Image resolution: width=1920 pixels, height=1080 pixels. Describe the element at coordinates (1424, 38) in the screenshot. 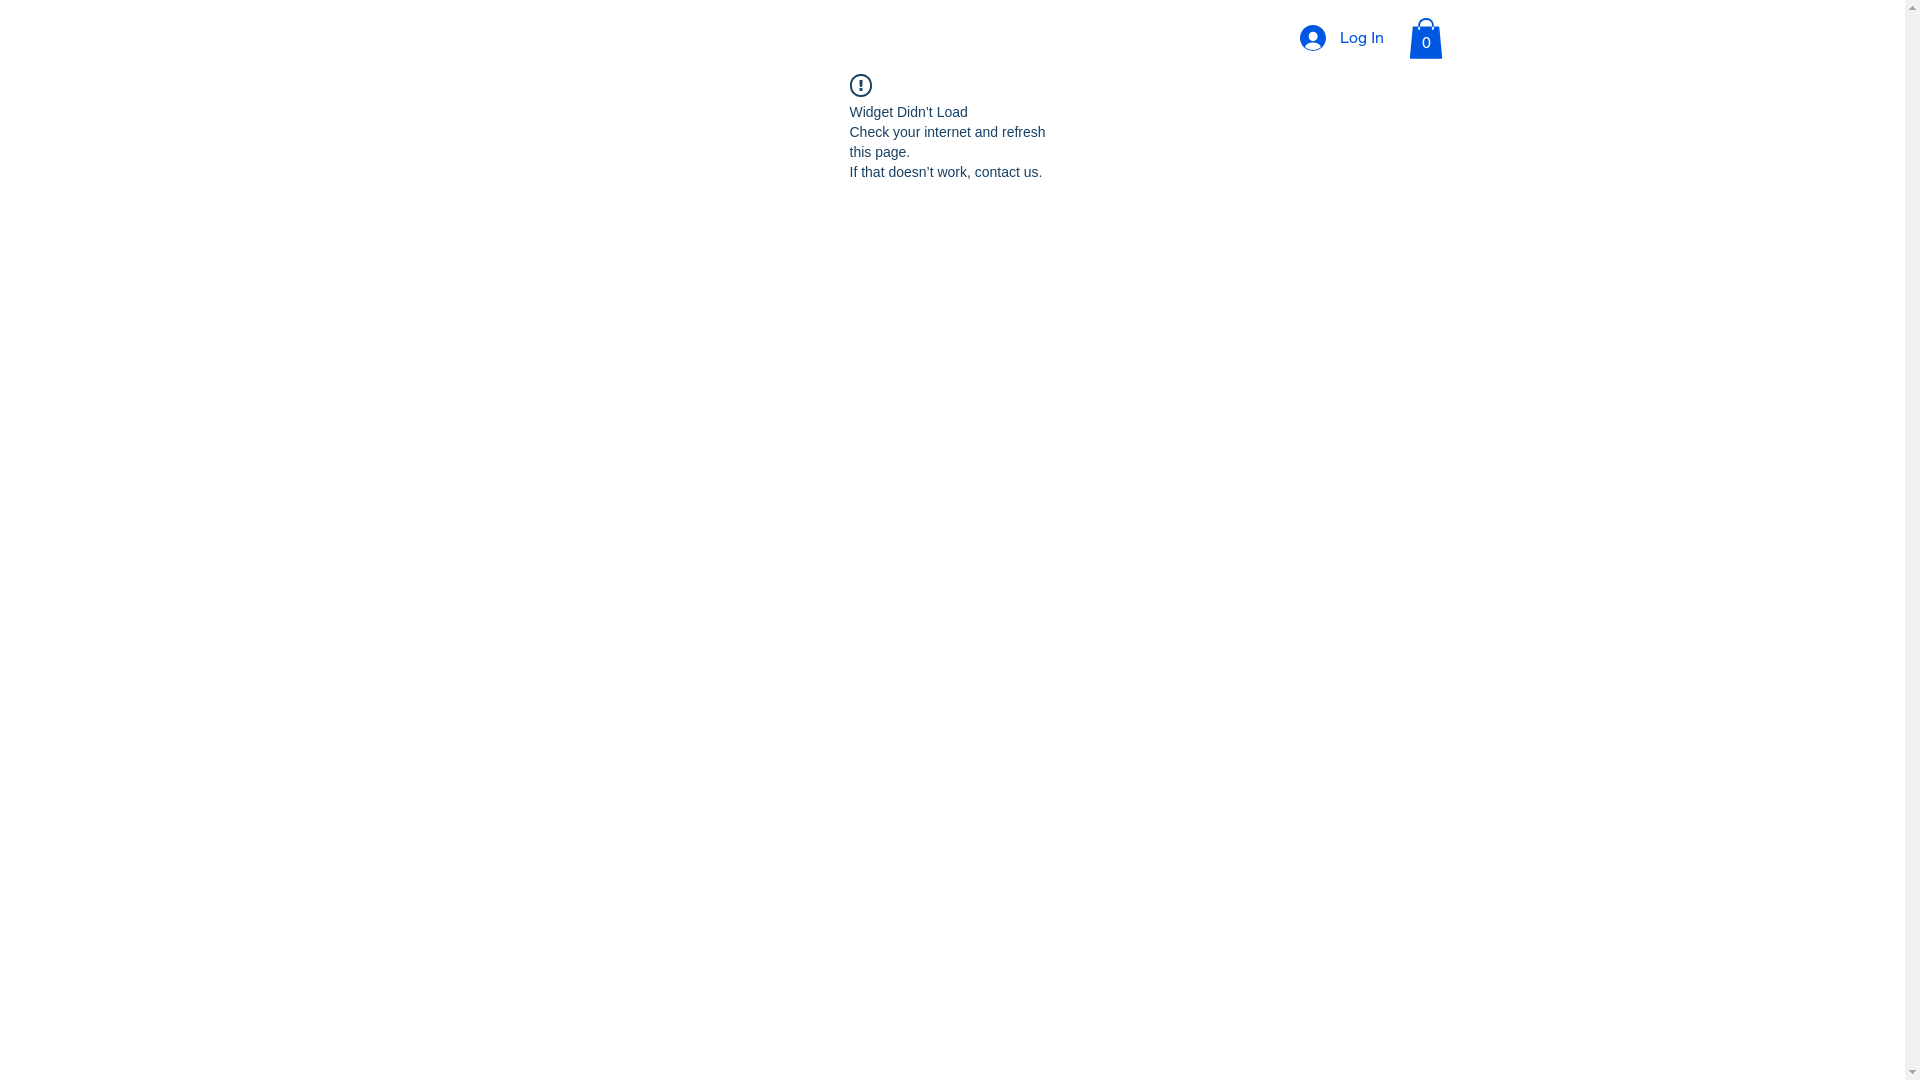

I see `'0'` at that location.